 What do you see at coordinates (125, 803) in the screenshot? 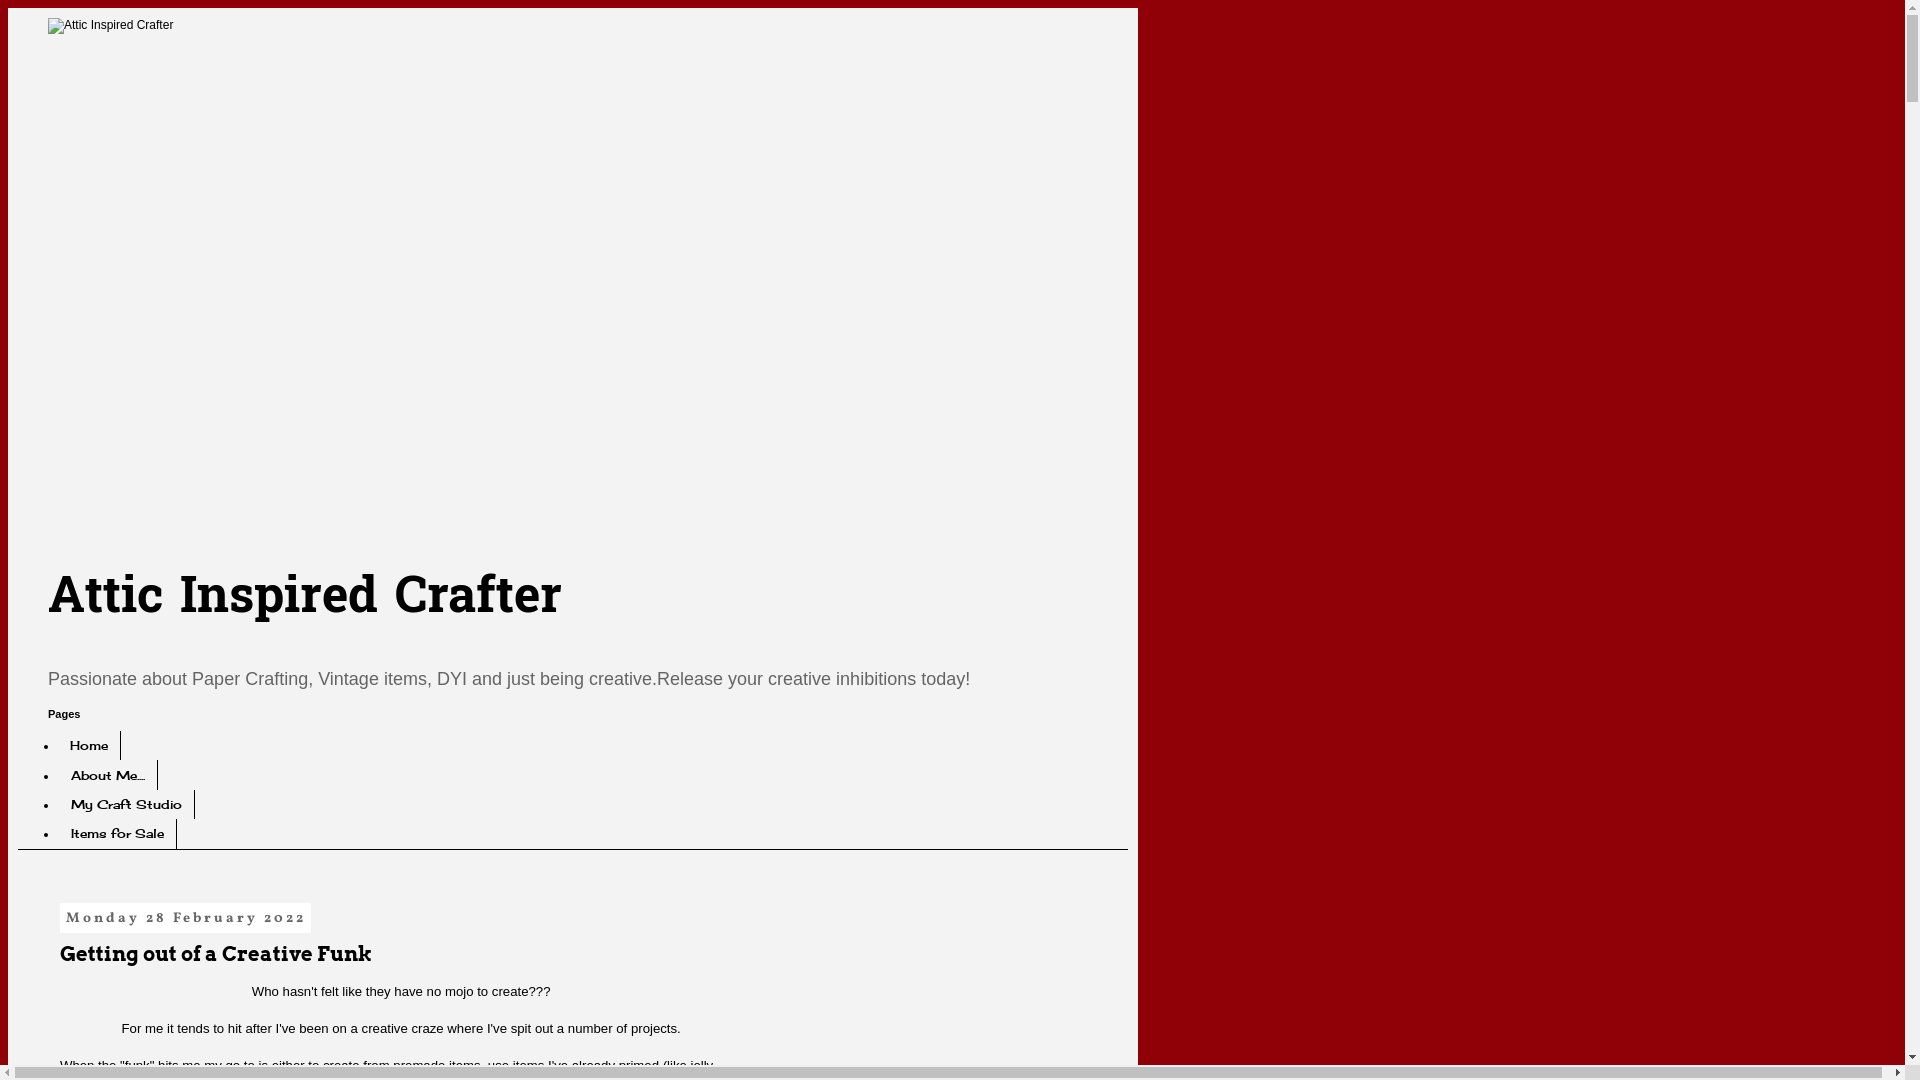
I see `'My Craft Studio'` at bounding box center [125, 803].